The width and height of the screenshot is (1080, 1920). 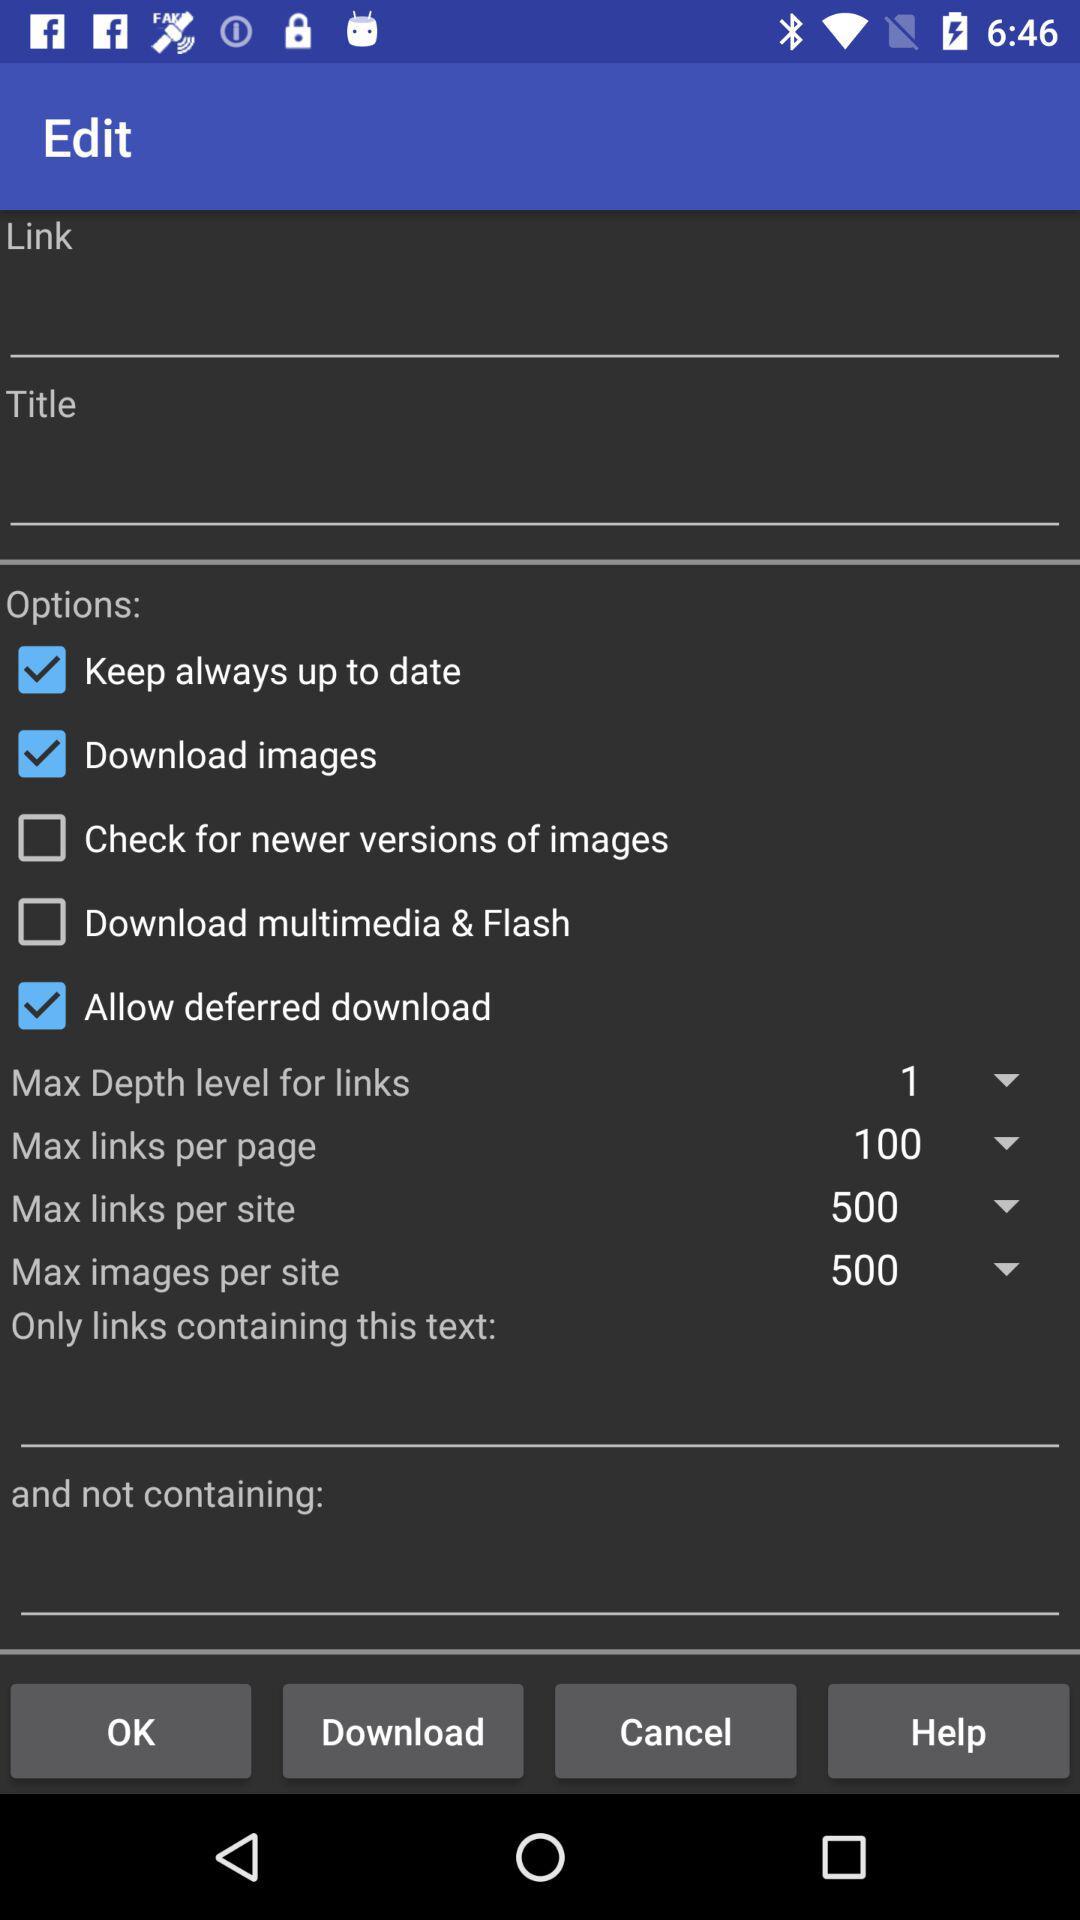 What do you see at coordinates (540, 1575) in the screenshot?
I see `text bar` at bounding box center [540, 1575].